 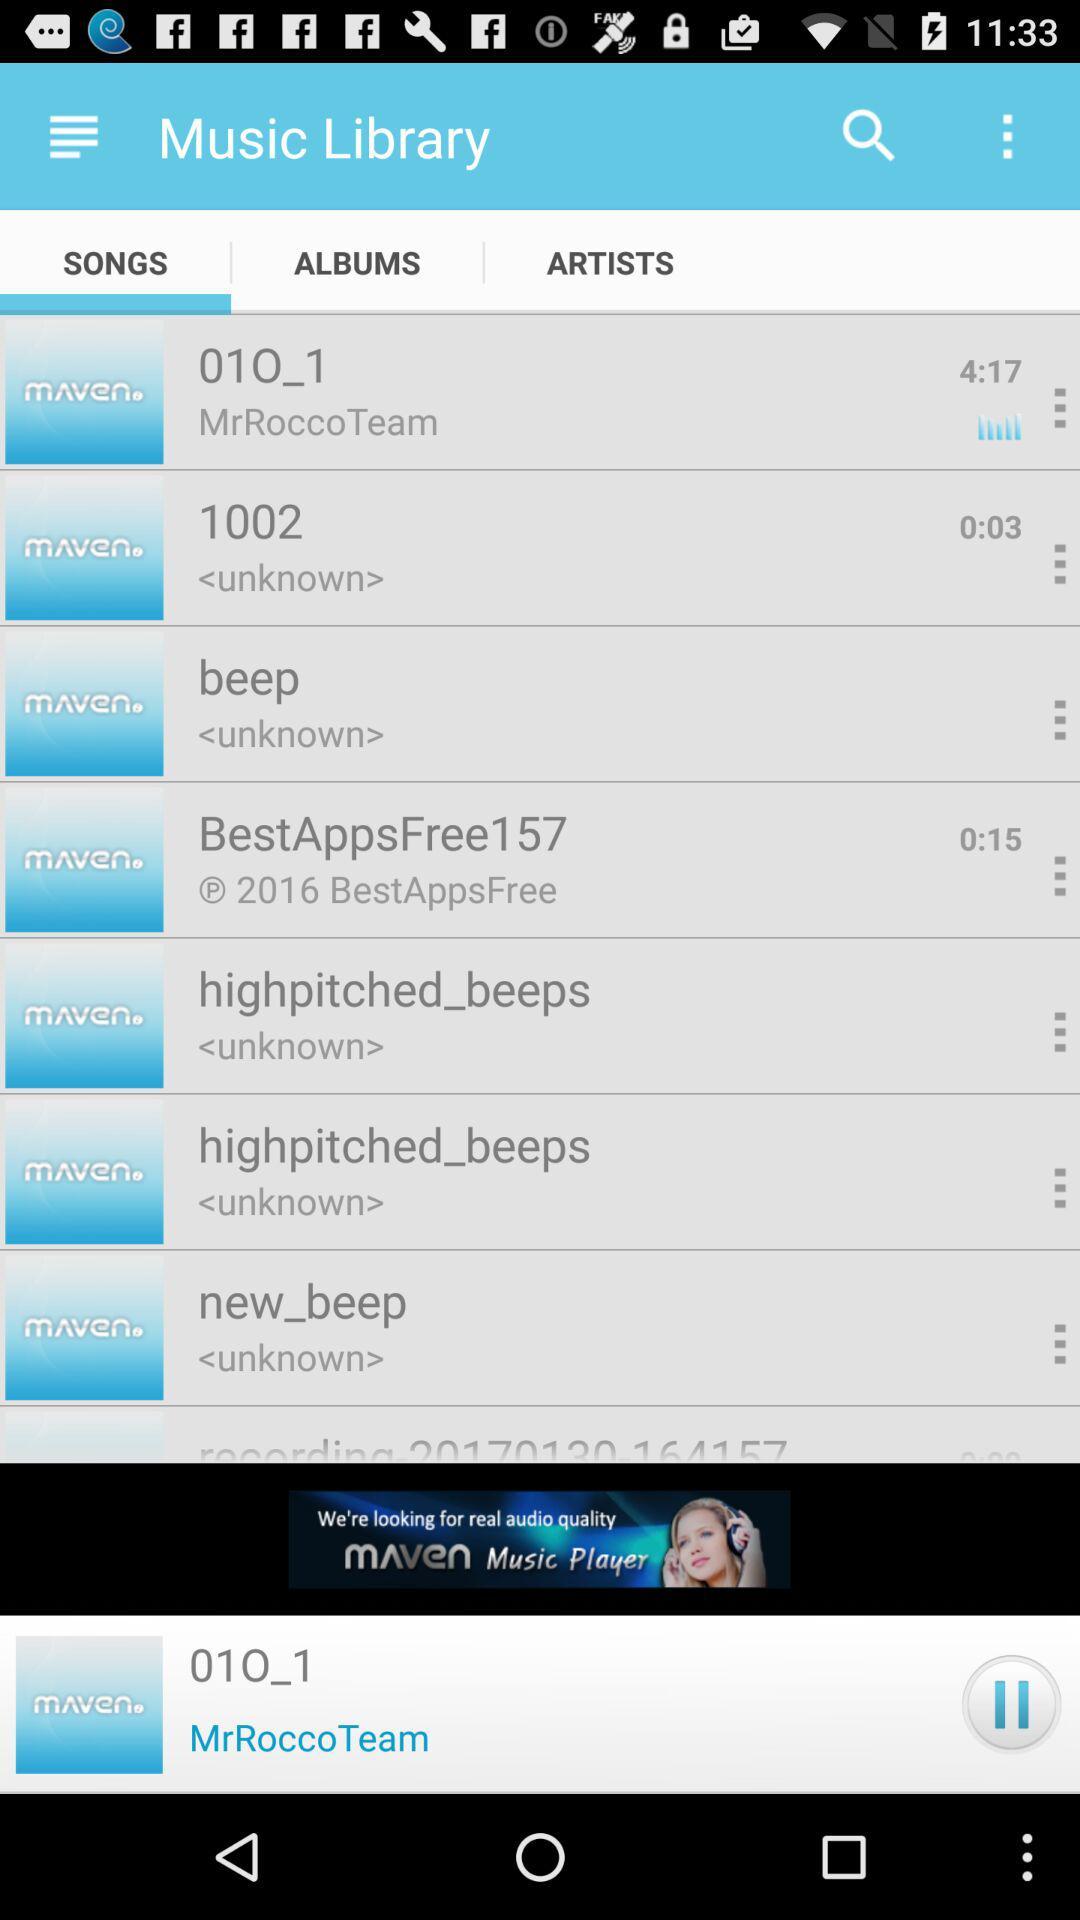 I want to click on the more icon, so click(x=1027, y=1440).